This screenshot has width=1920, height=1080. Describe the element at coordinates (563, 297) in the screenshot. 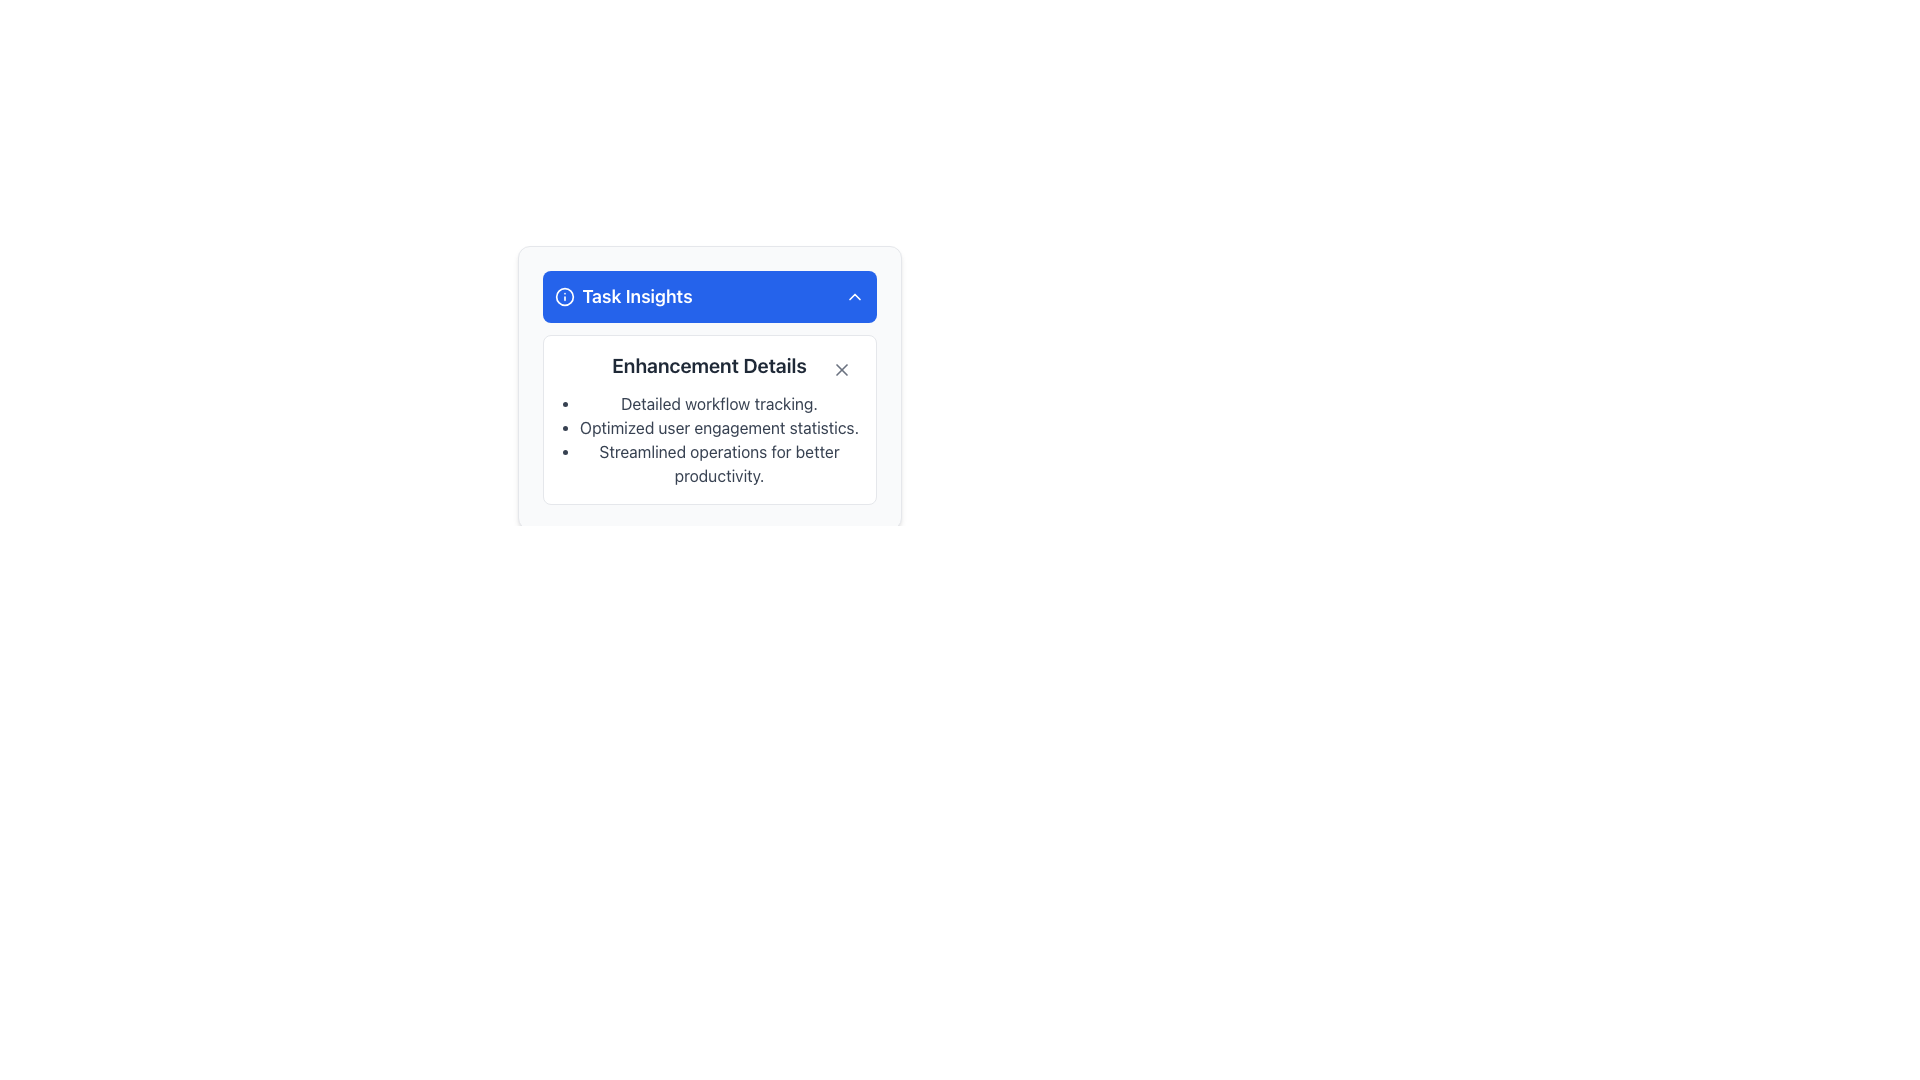

I see `the informational icon located to the left of the 'Task Insights' text in the upper segment of the card-like structure` at that location.